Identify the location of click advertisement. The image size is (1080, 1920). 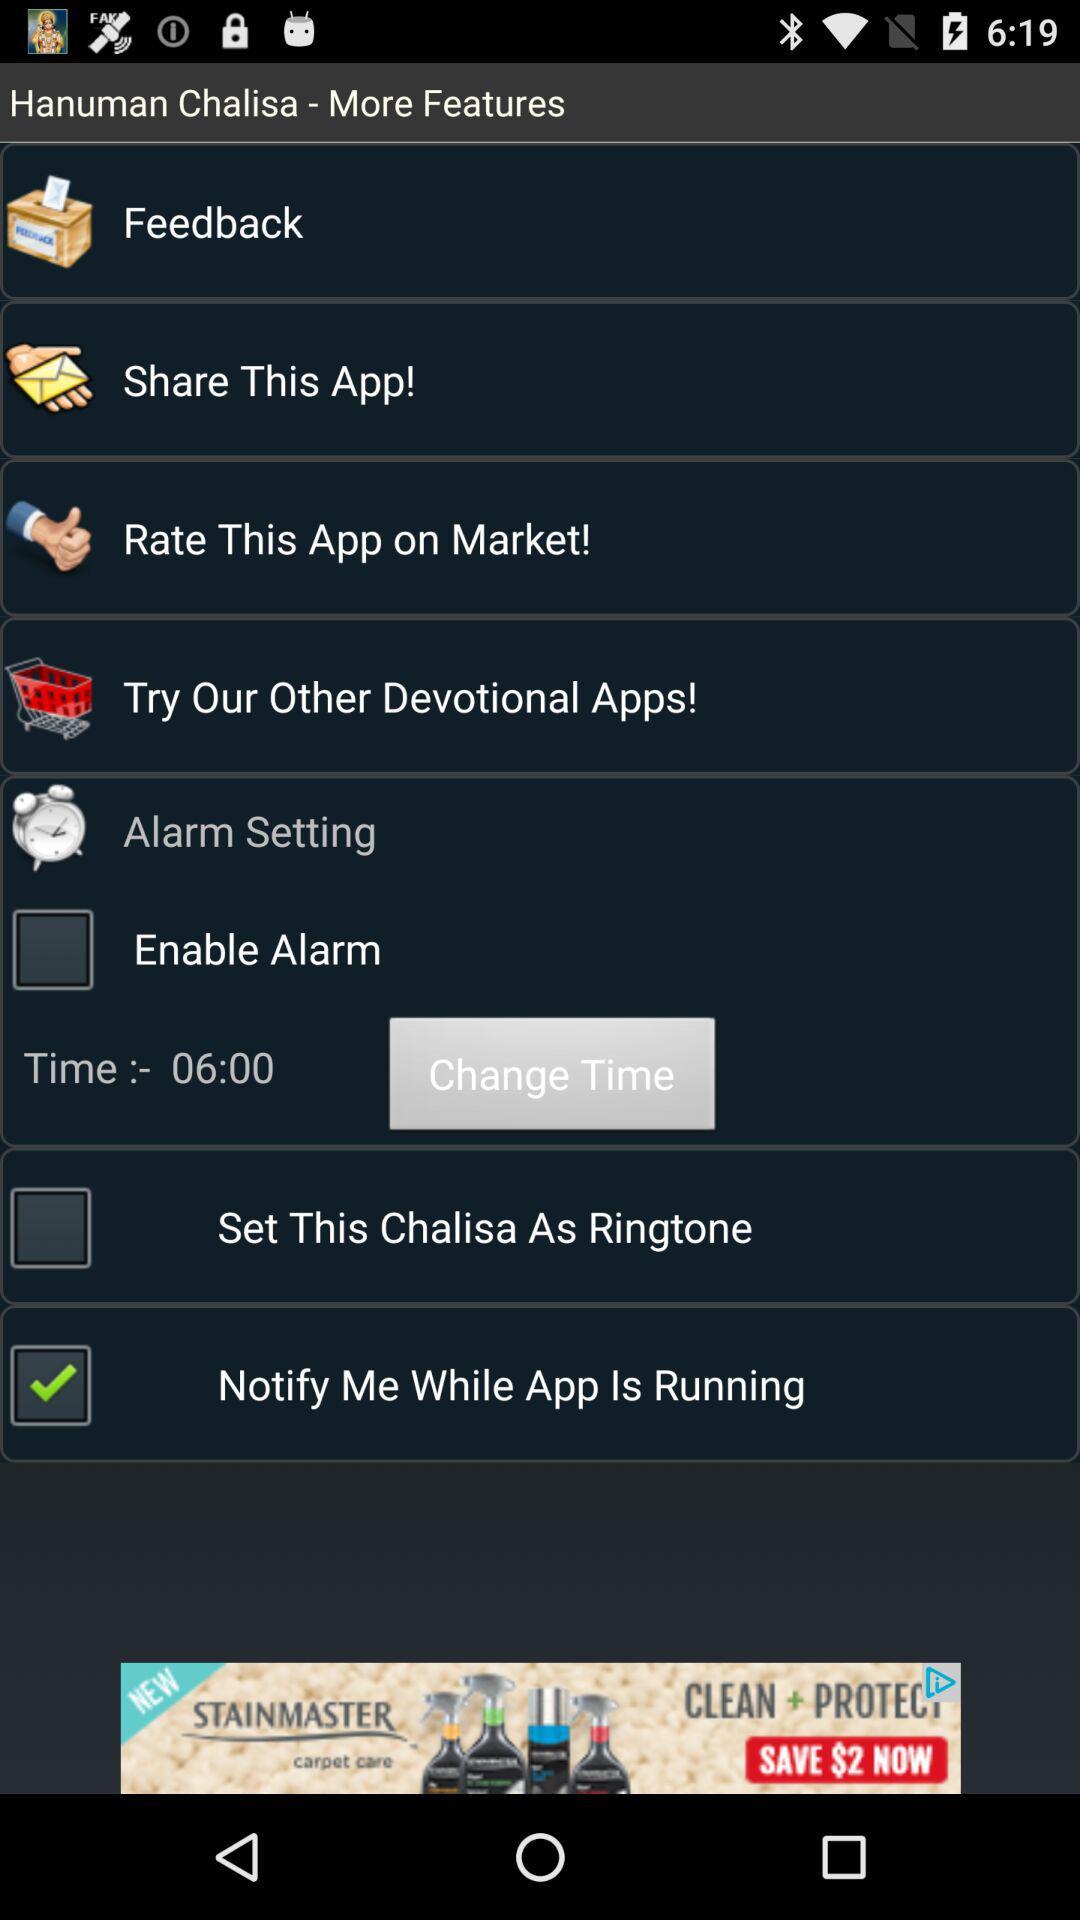
(540, 1727).